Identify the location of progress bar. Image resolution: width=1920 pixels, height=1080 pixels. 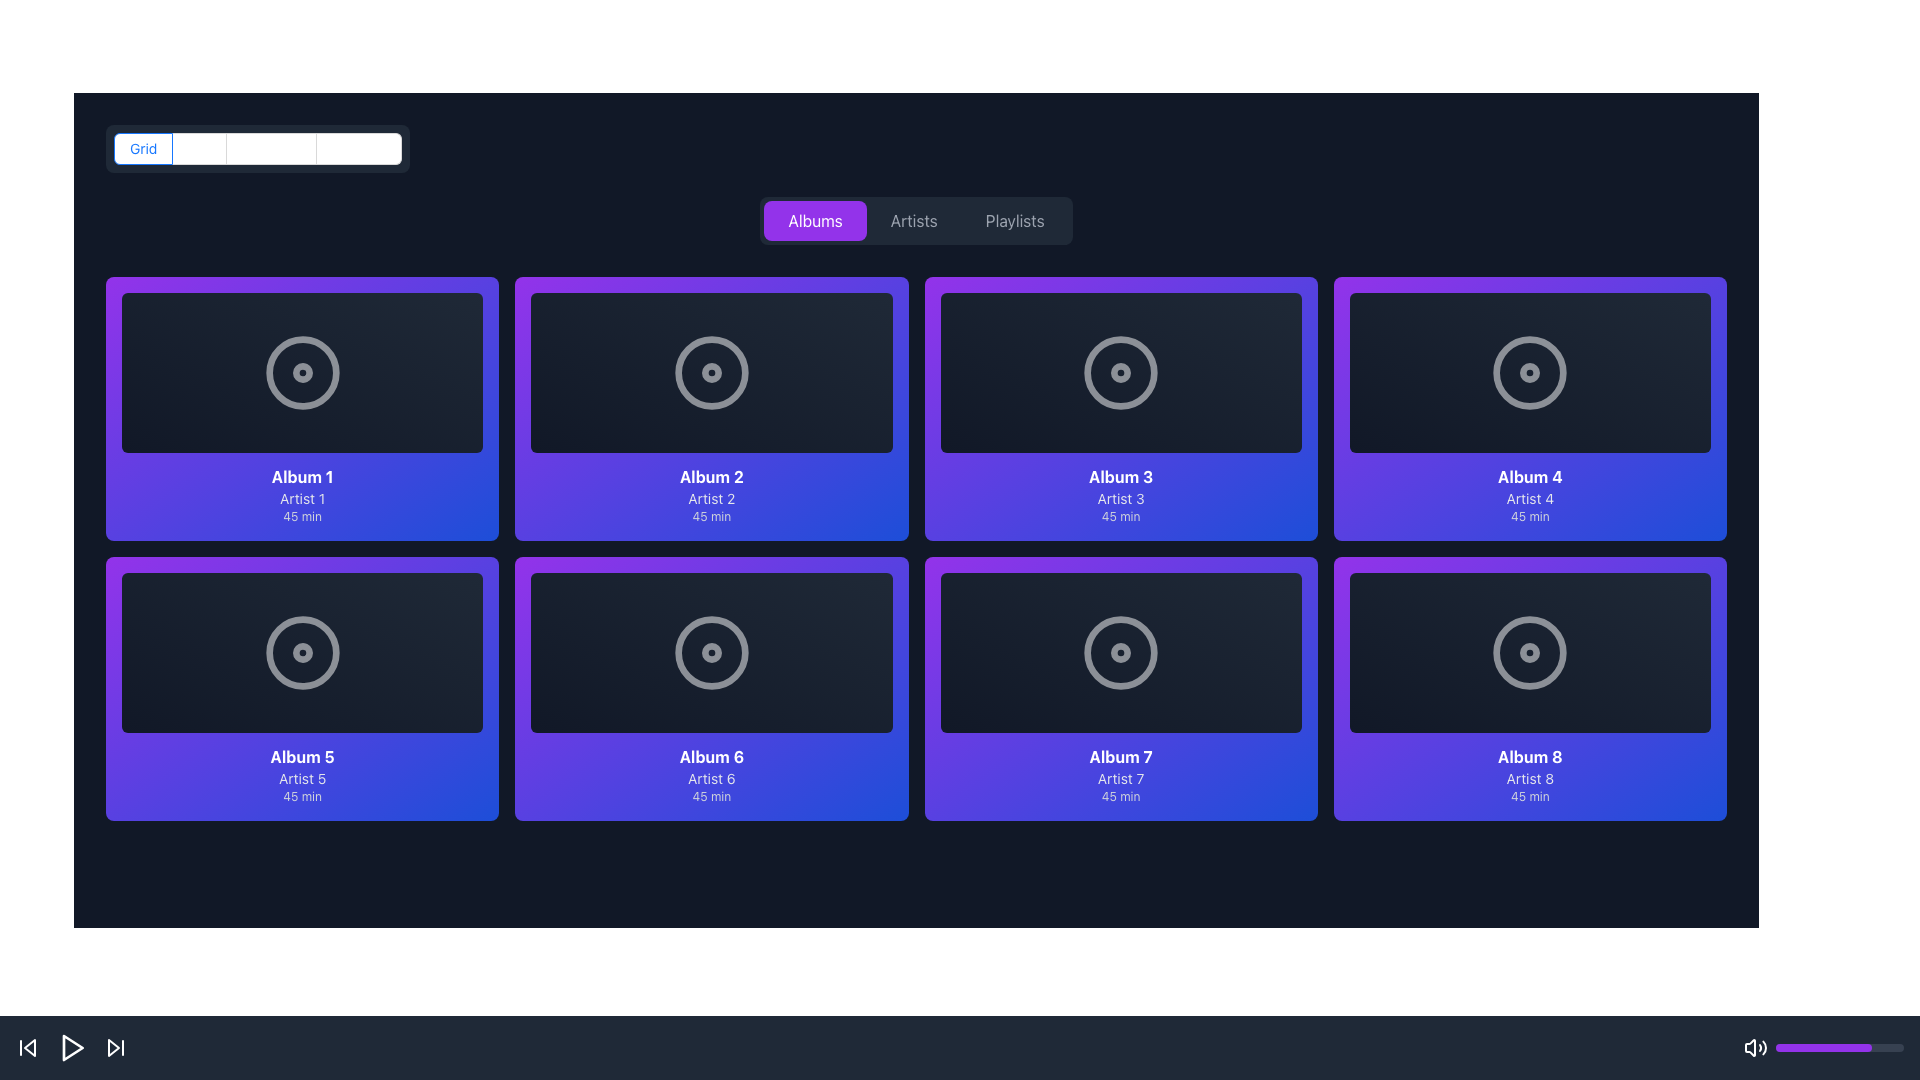
(1887, 1047).